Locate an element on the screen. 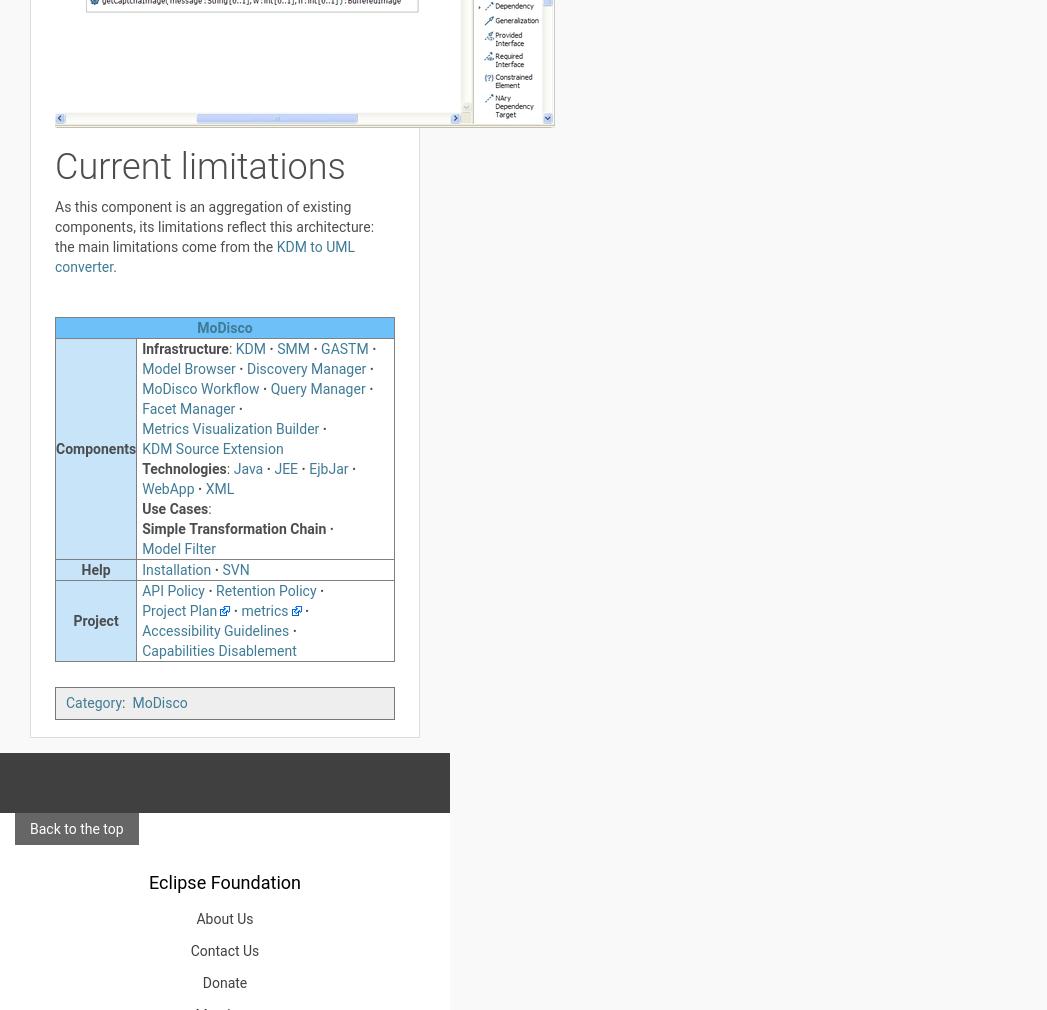  'Query Manager' is located at coordinates (316, 388).